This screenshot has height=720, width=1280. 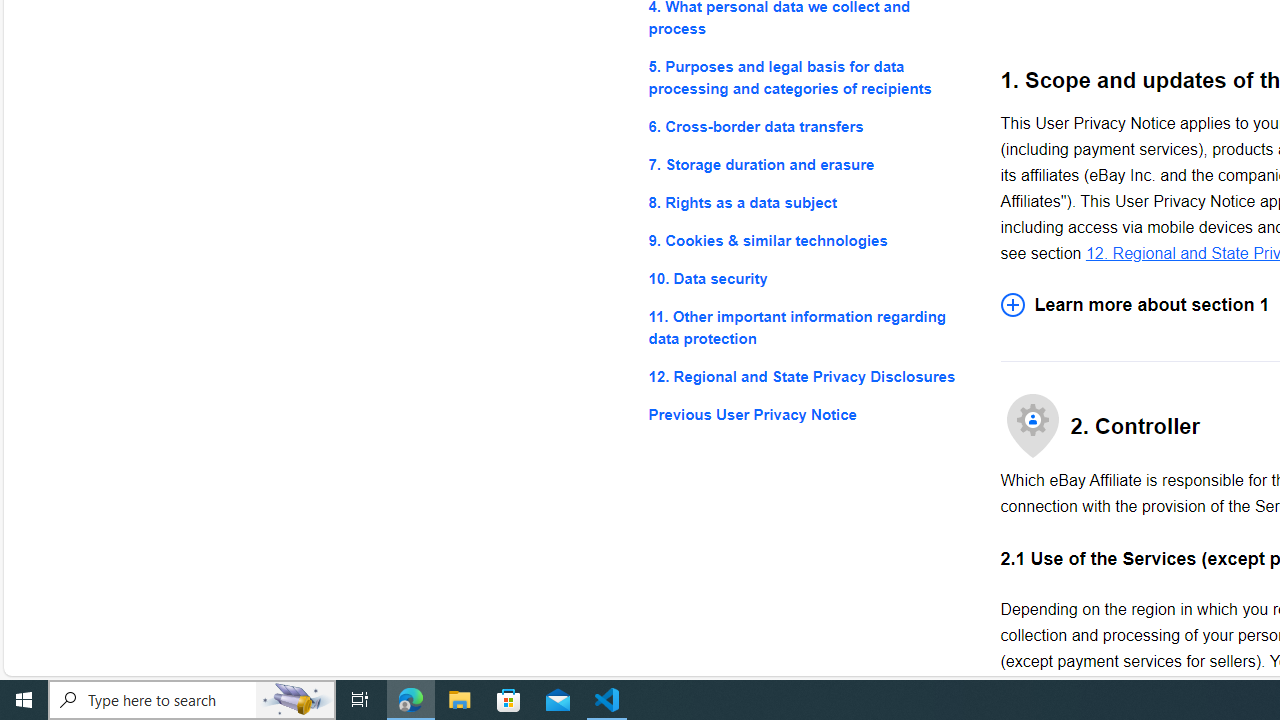 What do you see at coordinates (808, 163) in the screenshot?
I see `'7. Storage duration and erasure'` at bounding box center [808, 163].